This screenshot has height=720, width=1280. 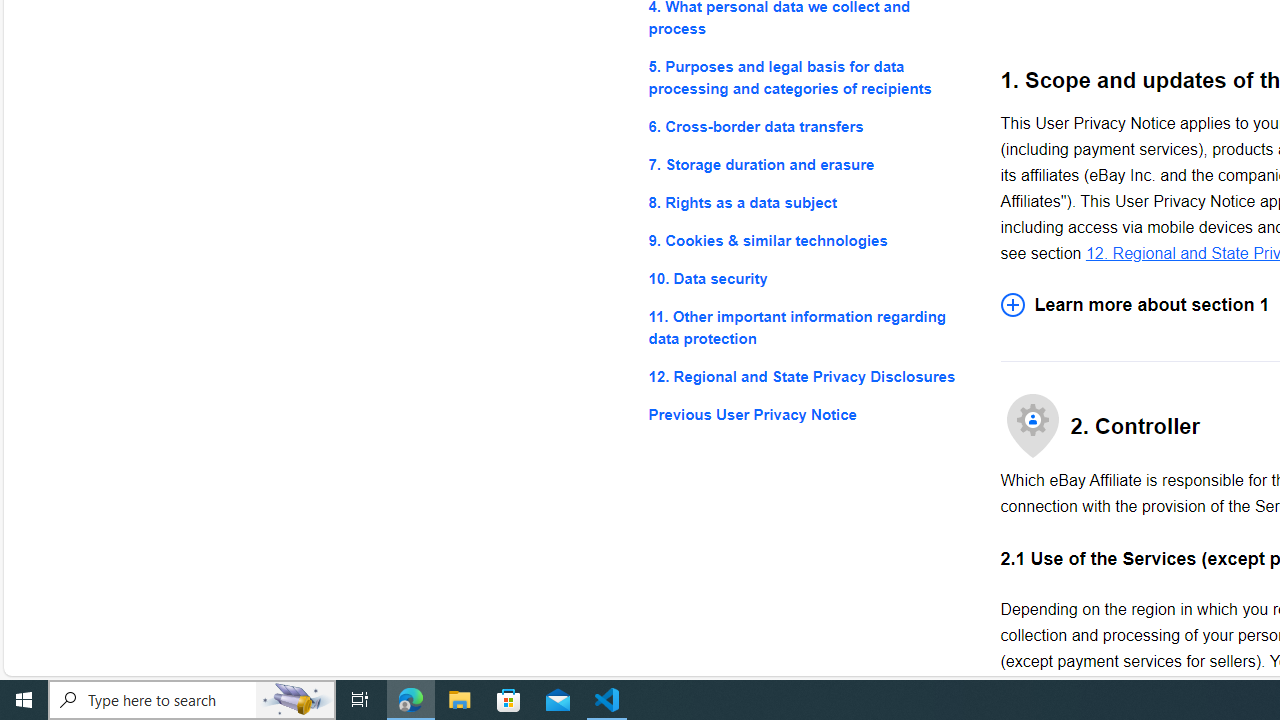 What do you see at coordinates (808, 163) in the screenshot?
I see `'7. Storage duration and erasure'` at bounding box center [808, 163].